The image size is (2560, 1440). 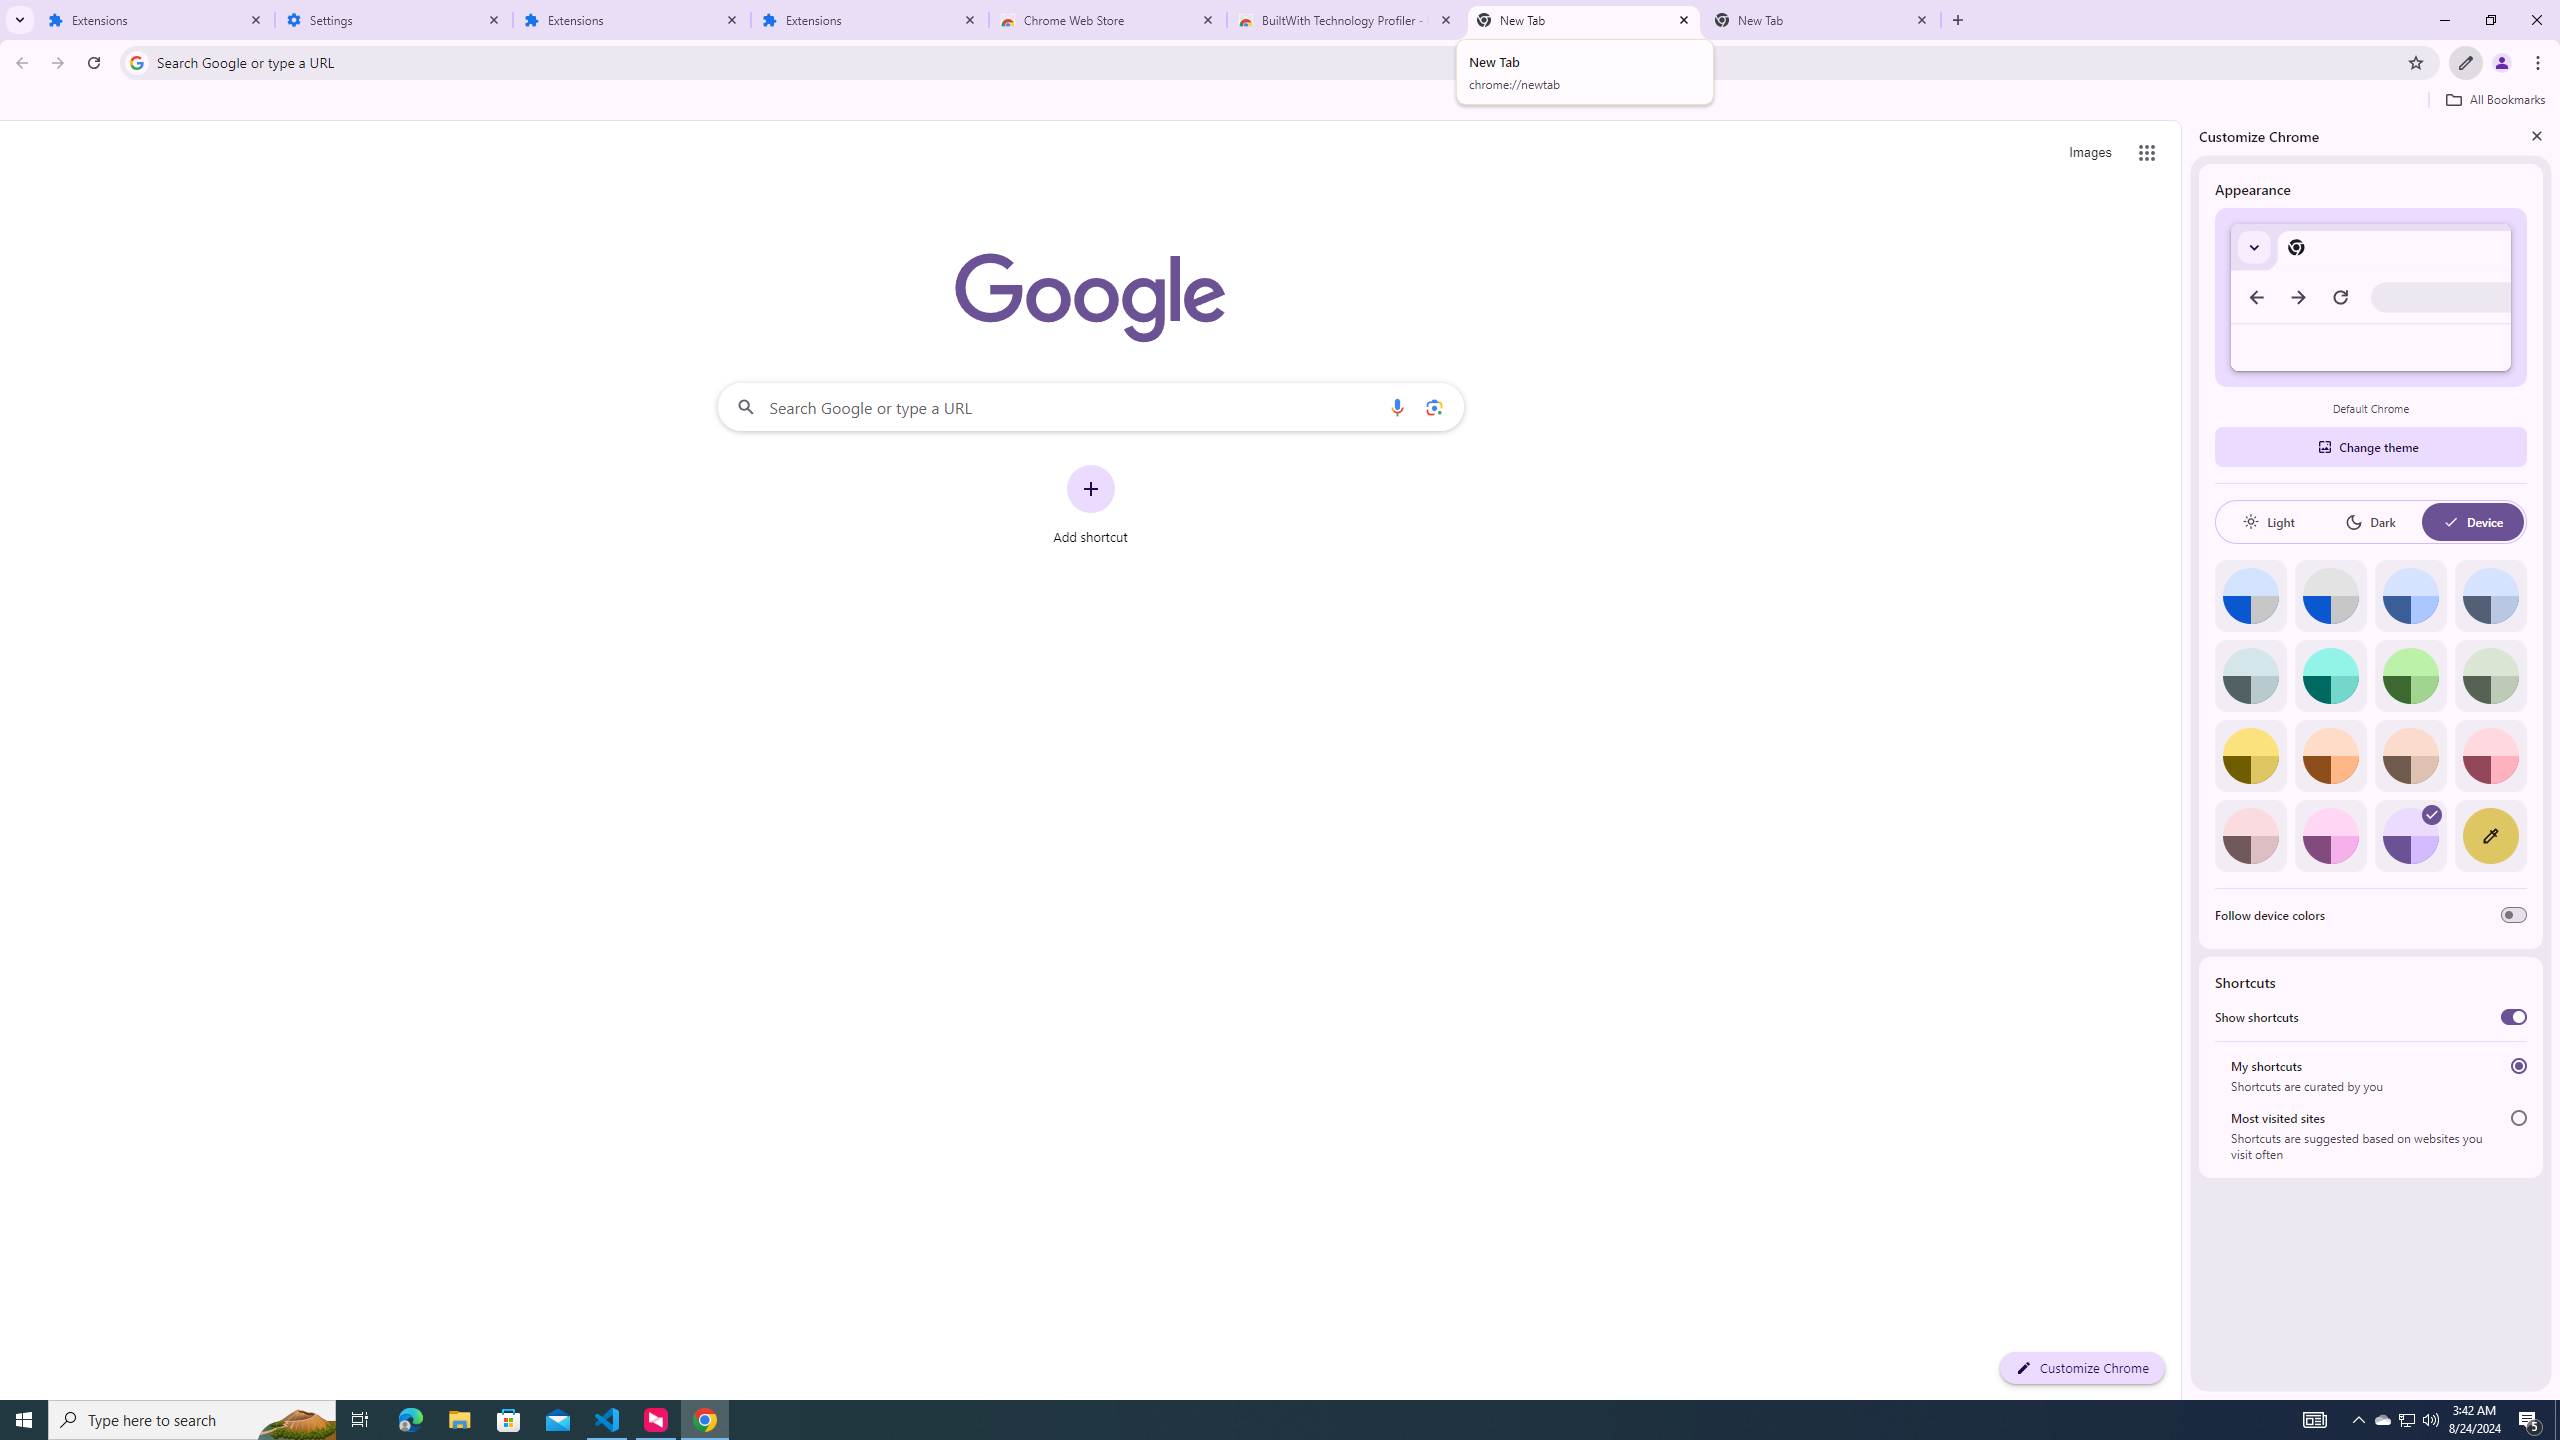 What do you see at coordinates (2329, 835) in the screenshot?
I see `'Fuchsia'` at bounding box center [2329, 835].